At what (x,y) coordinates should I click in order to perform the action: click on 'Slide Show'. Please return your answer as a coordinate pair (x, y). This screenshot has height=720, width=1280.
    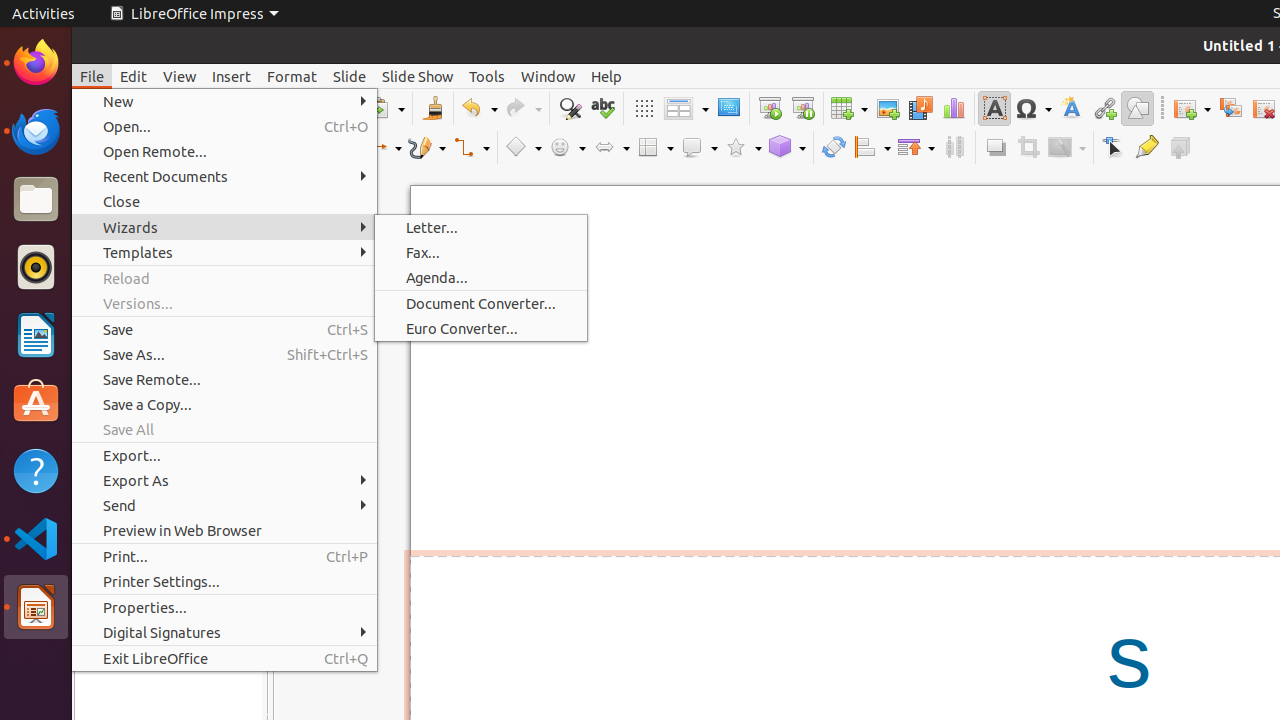
    Looking at the image, I should click on (416, 75).